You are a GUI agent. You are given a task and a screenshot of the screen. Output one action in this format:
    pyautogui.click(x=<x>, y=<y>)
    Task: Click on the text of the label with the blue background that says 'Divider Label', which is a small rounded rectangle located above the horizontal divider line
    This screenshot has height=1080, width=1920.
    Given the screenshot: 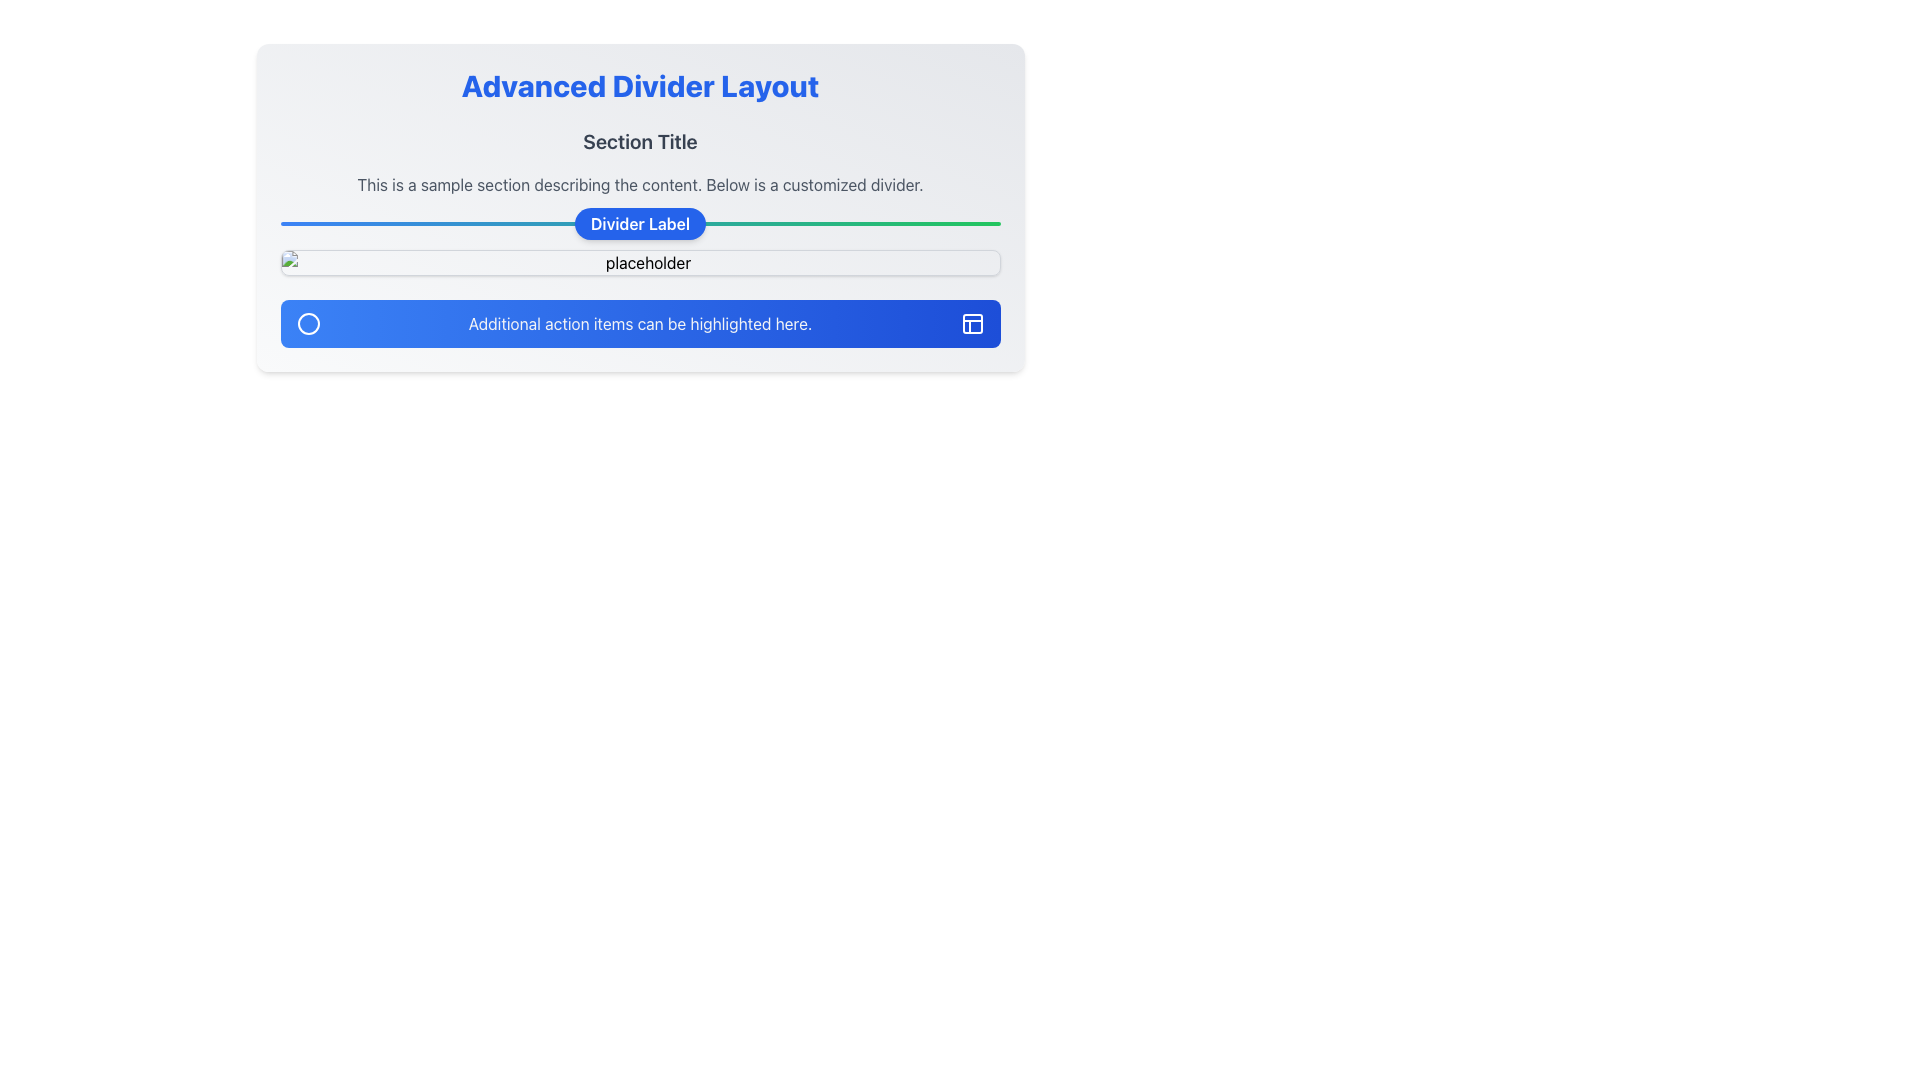 What is the action you would take?
    pyautogui.click(x=640, y=223)
    